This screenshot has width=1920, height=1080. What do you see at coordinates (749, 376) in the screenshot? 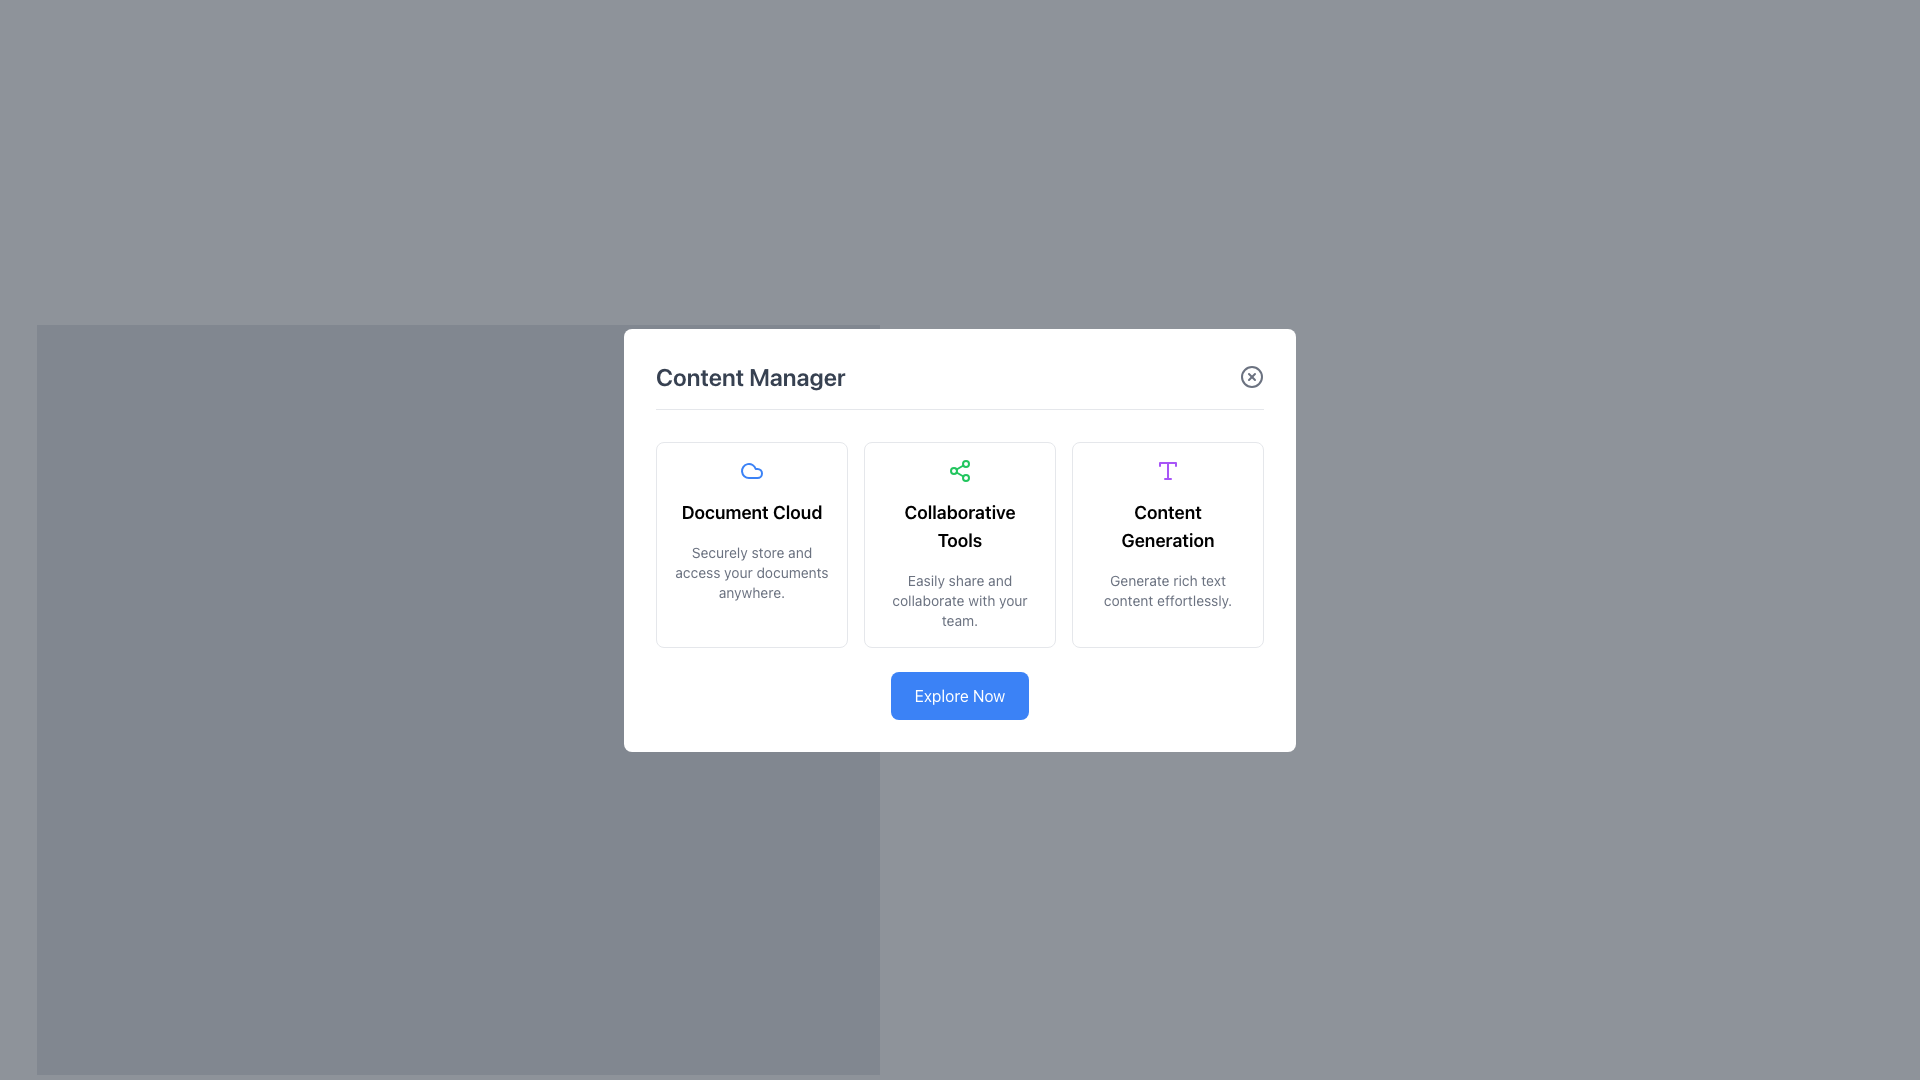
I see `the Text Label that serves as a title or heading for the content displayed in the card interface, located at the top-left corner of the white card overlaying the gray background` at bounding box center [749, 376].